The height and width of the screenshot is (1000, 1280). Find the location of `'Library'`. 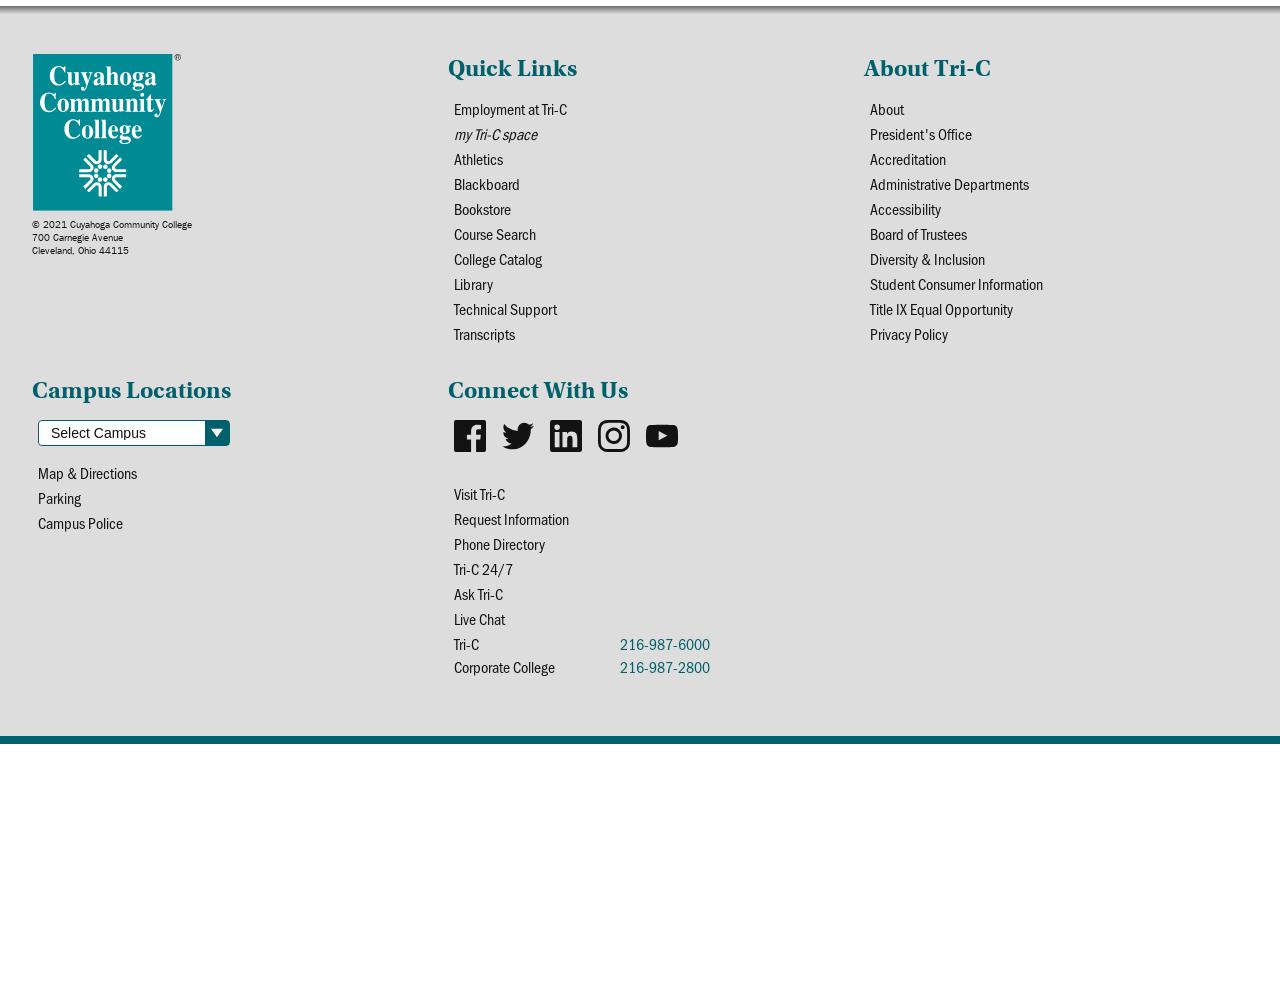

'Library' is located at coordinates (451, 283).